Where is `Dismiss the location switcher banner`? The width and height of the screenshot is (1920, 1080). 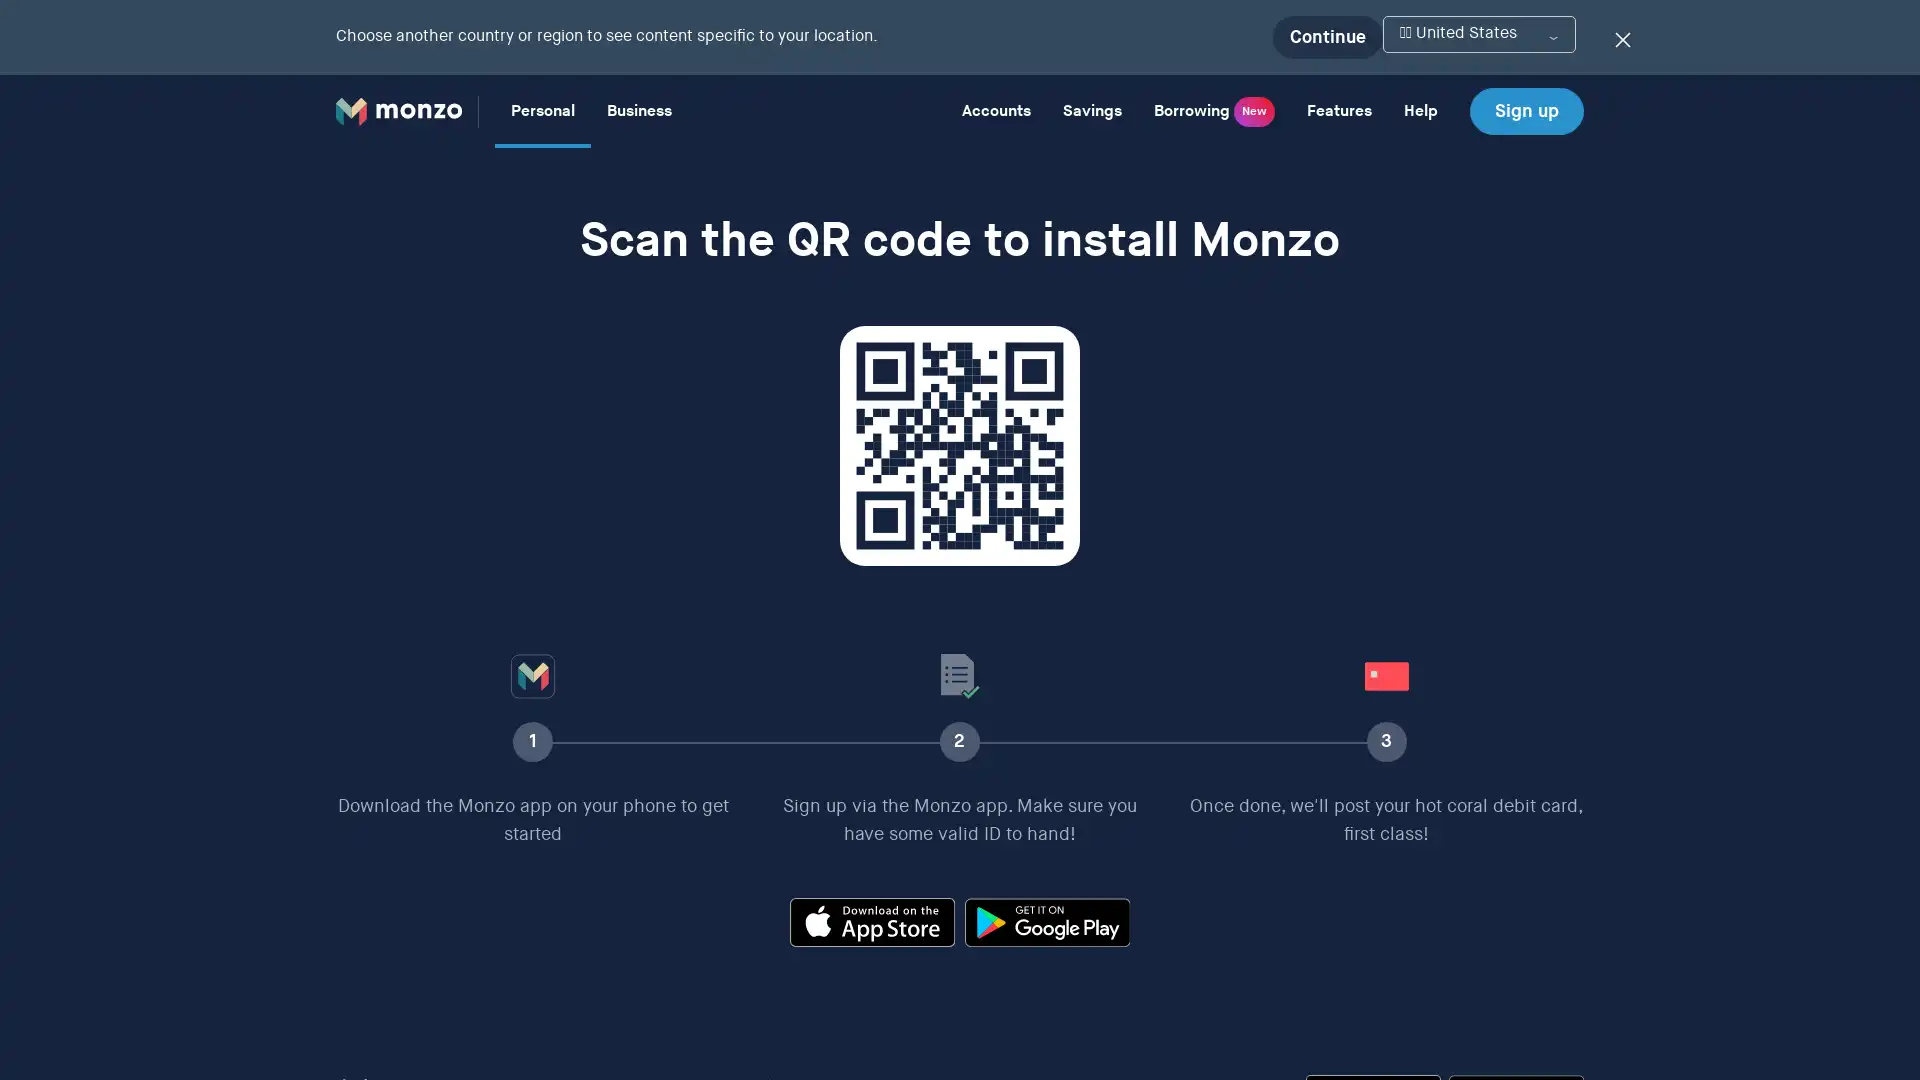
Dismiss the location switcher banner is located at coordinates (1622, 39).